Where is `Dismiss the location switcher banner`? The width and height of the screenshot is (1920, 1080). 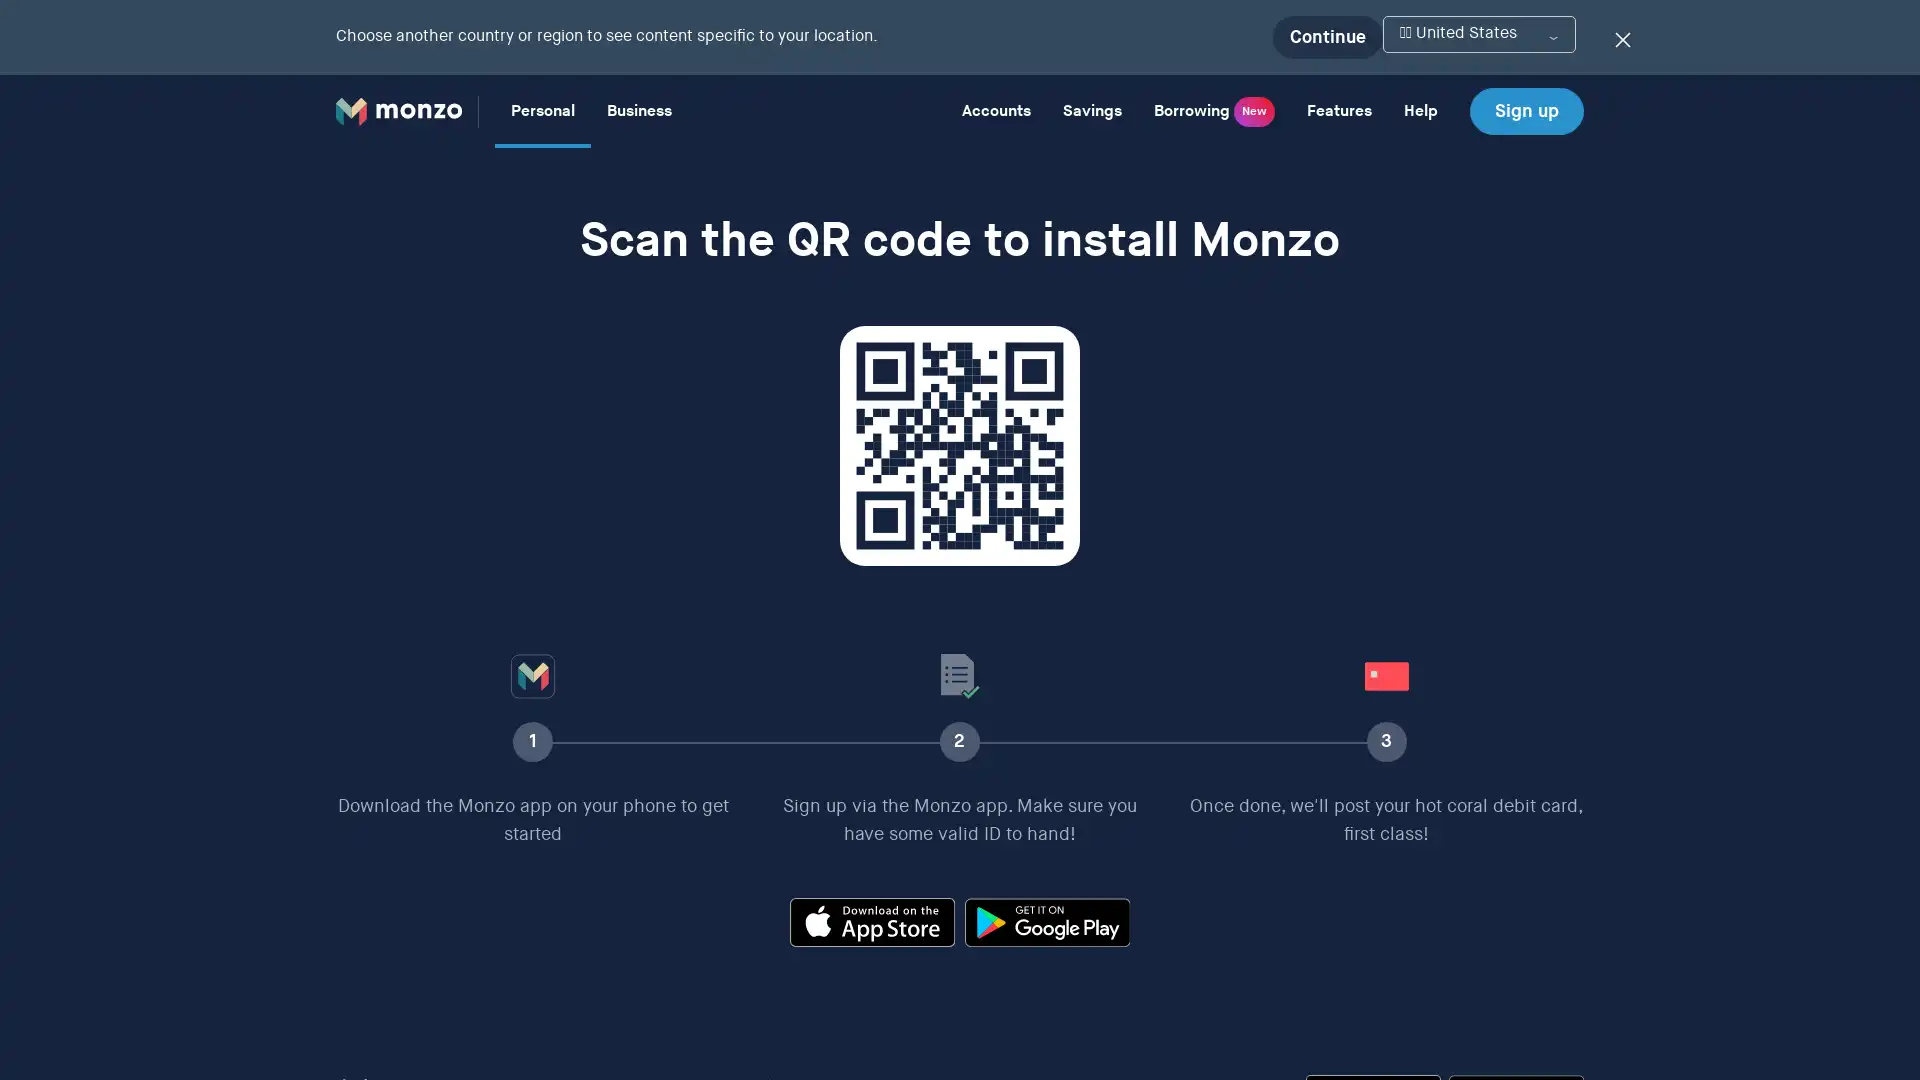
Dismiss the location switcher banner is located at coordinates (1622, 39).